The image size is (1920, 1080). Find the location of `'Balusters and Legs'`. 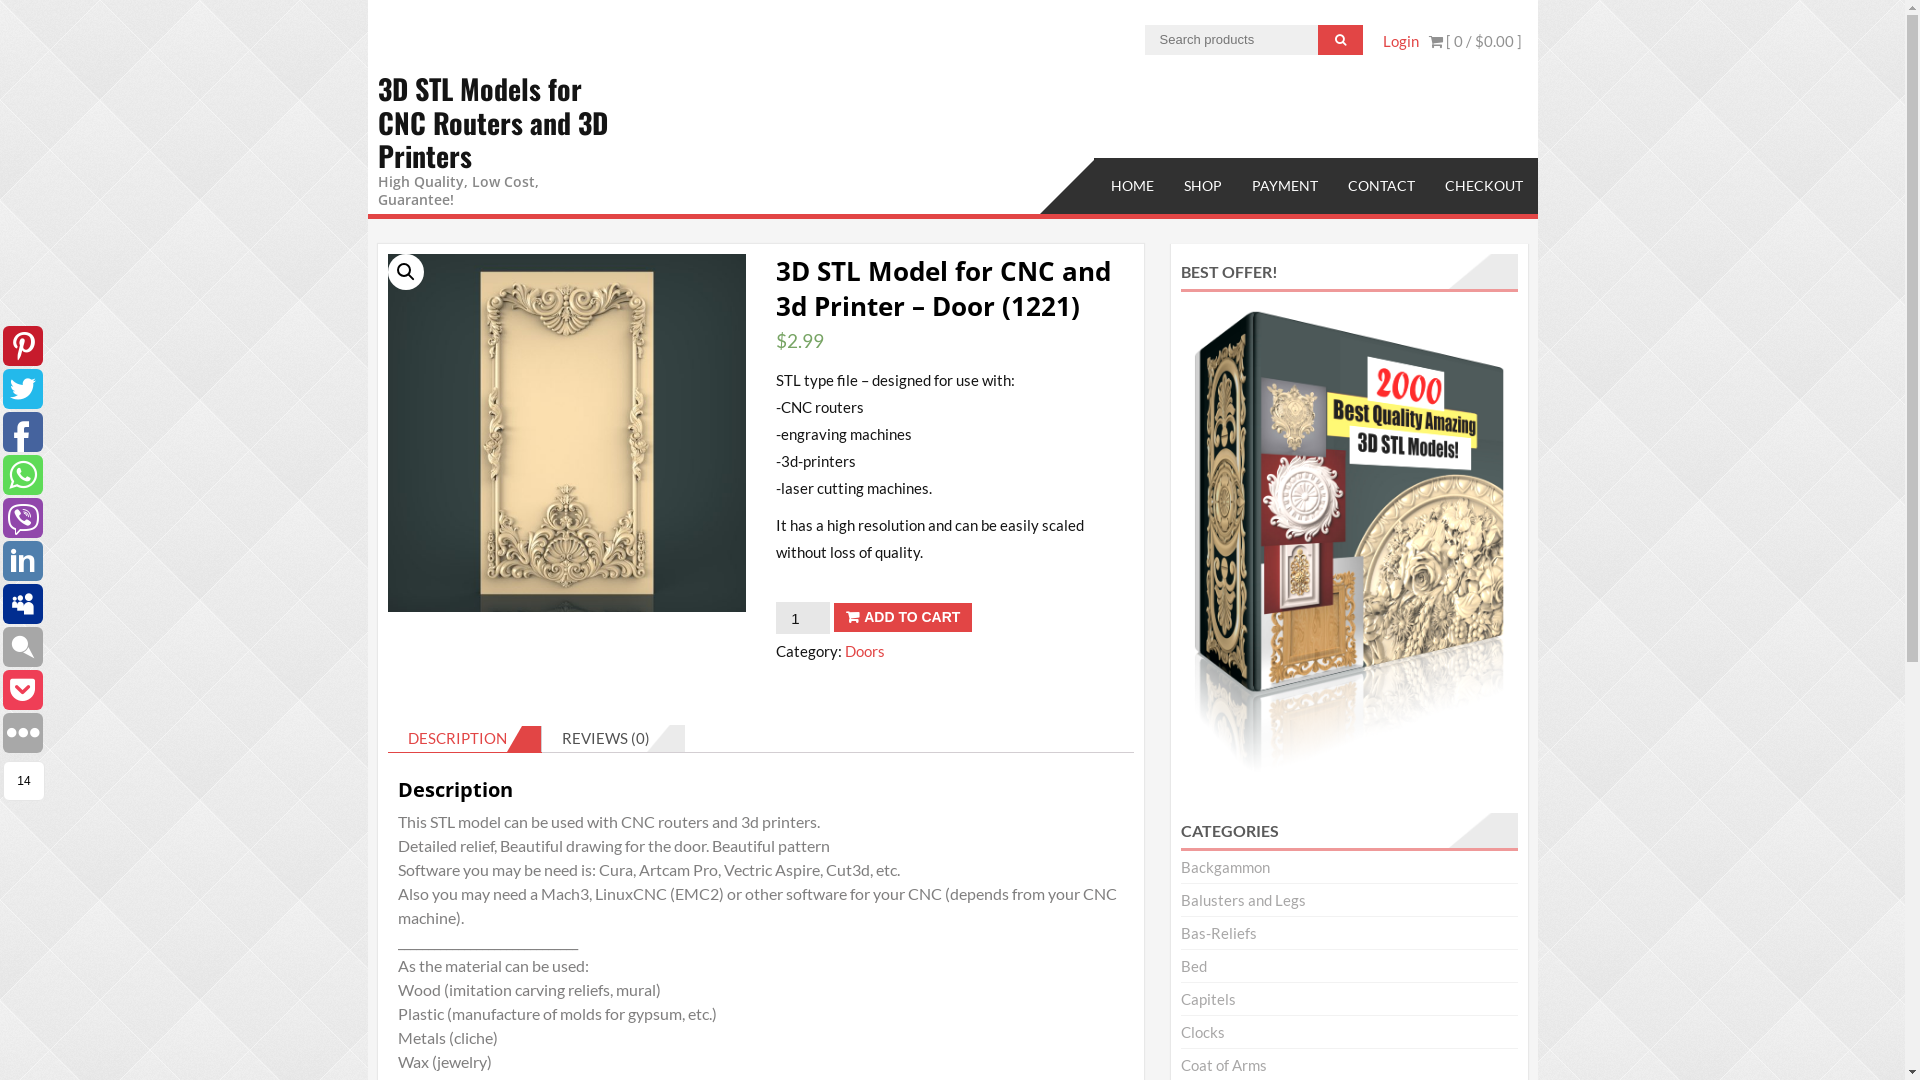

'Balusters and Legs' is located at coordinates (1242, 898).